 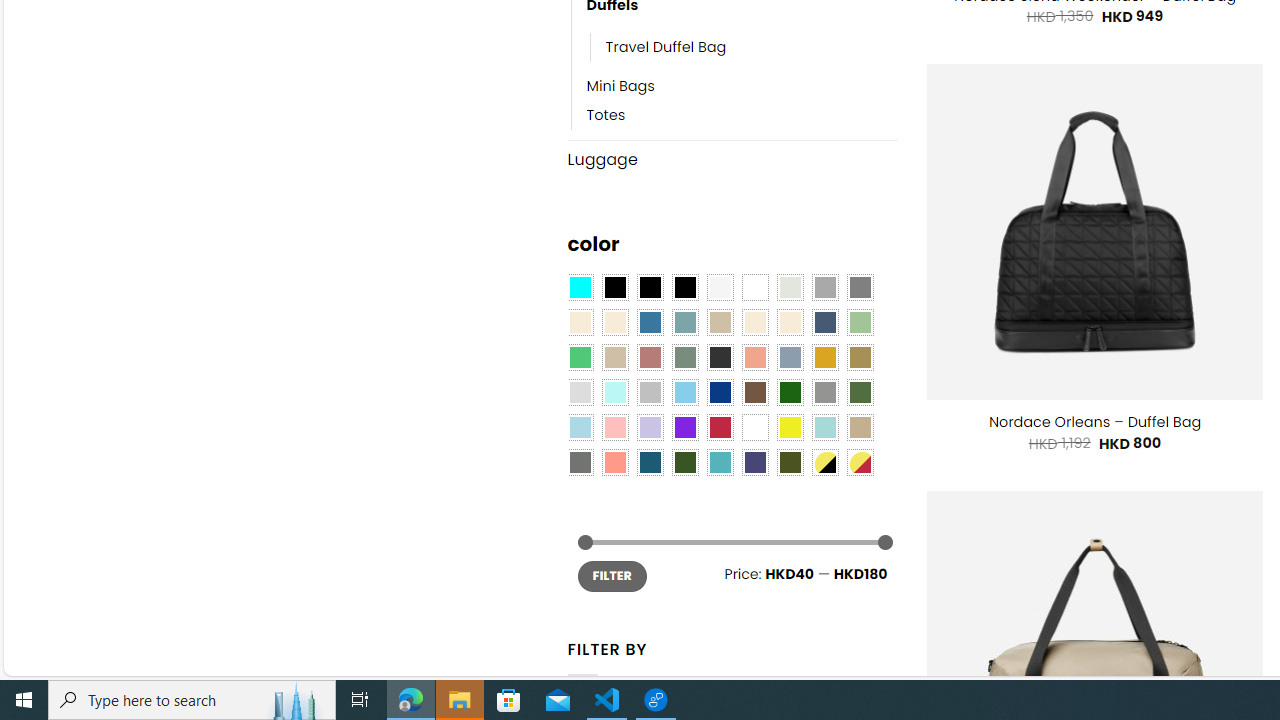 I want to click on 'Yellow-Black', so click(x=824, y=462).